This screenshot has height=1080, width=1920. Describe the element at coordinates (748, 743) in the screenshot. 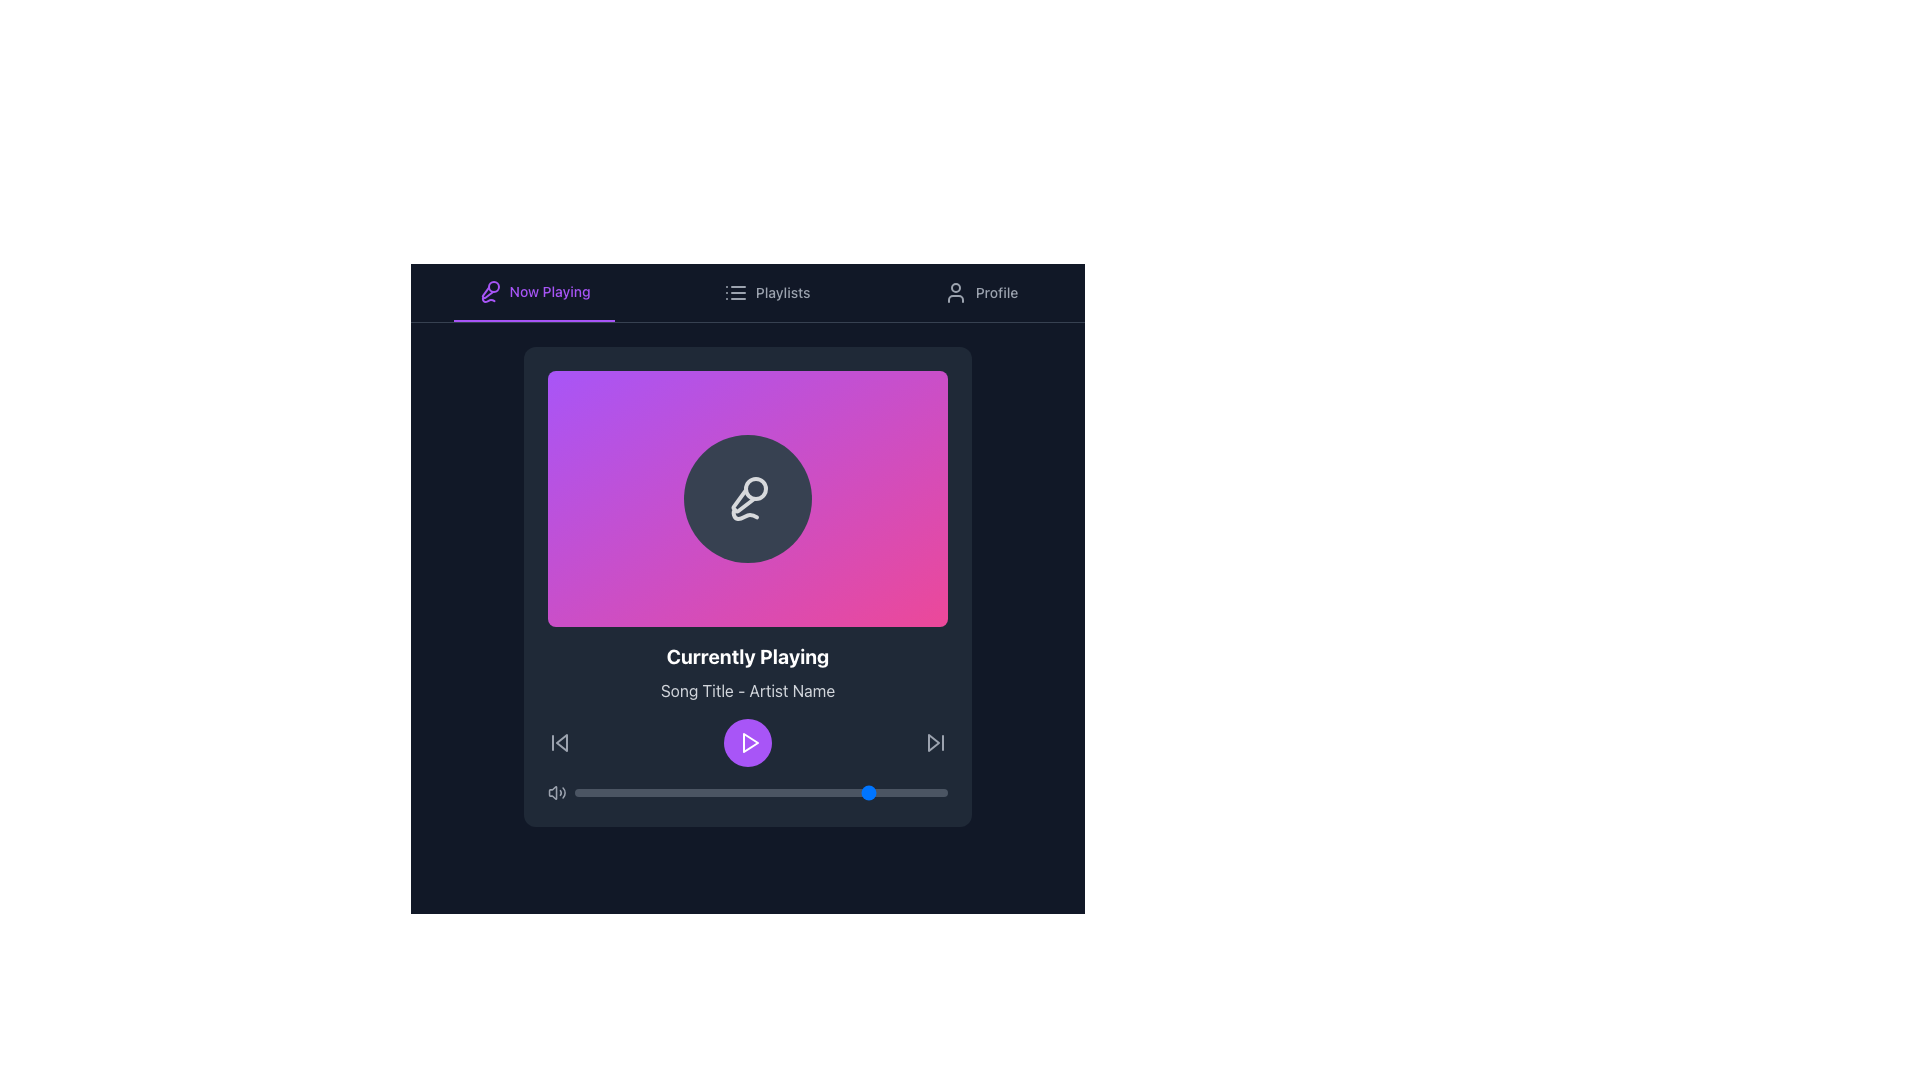

I see `the white triangular play button surrounded by a purple circular background in the music player interface` at that location.